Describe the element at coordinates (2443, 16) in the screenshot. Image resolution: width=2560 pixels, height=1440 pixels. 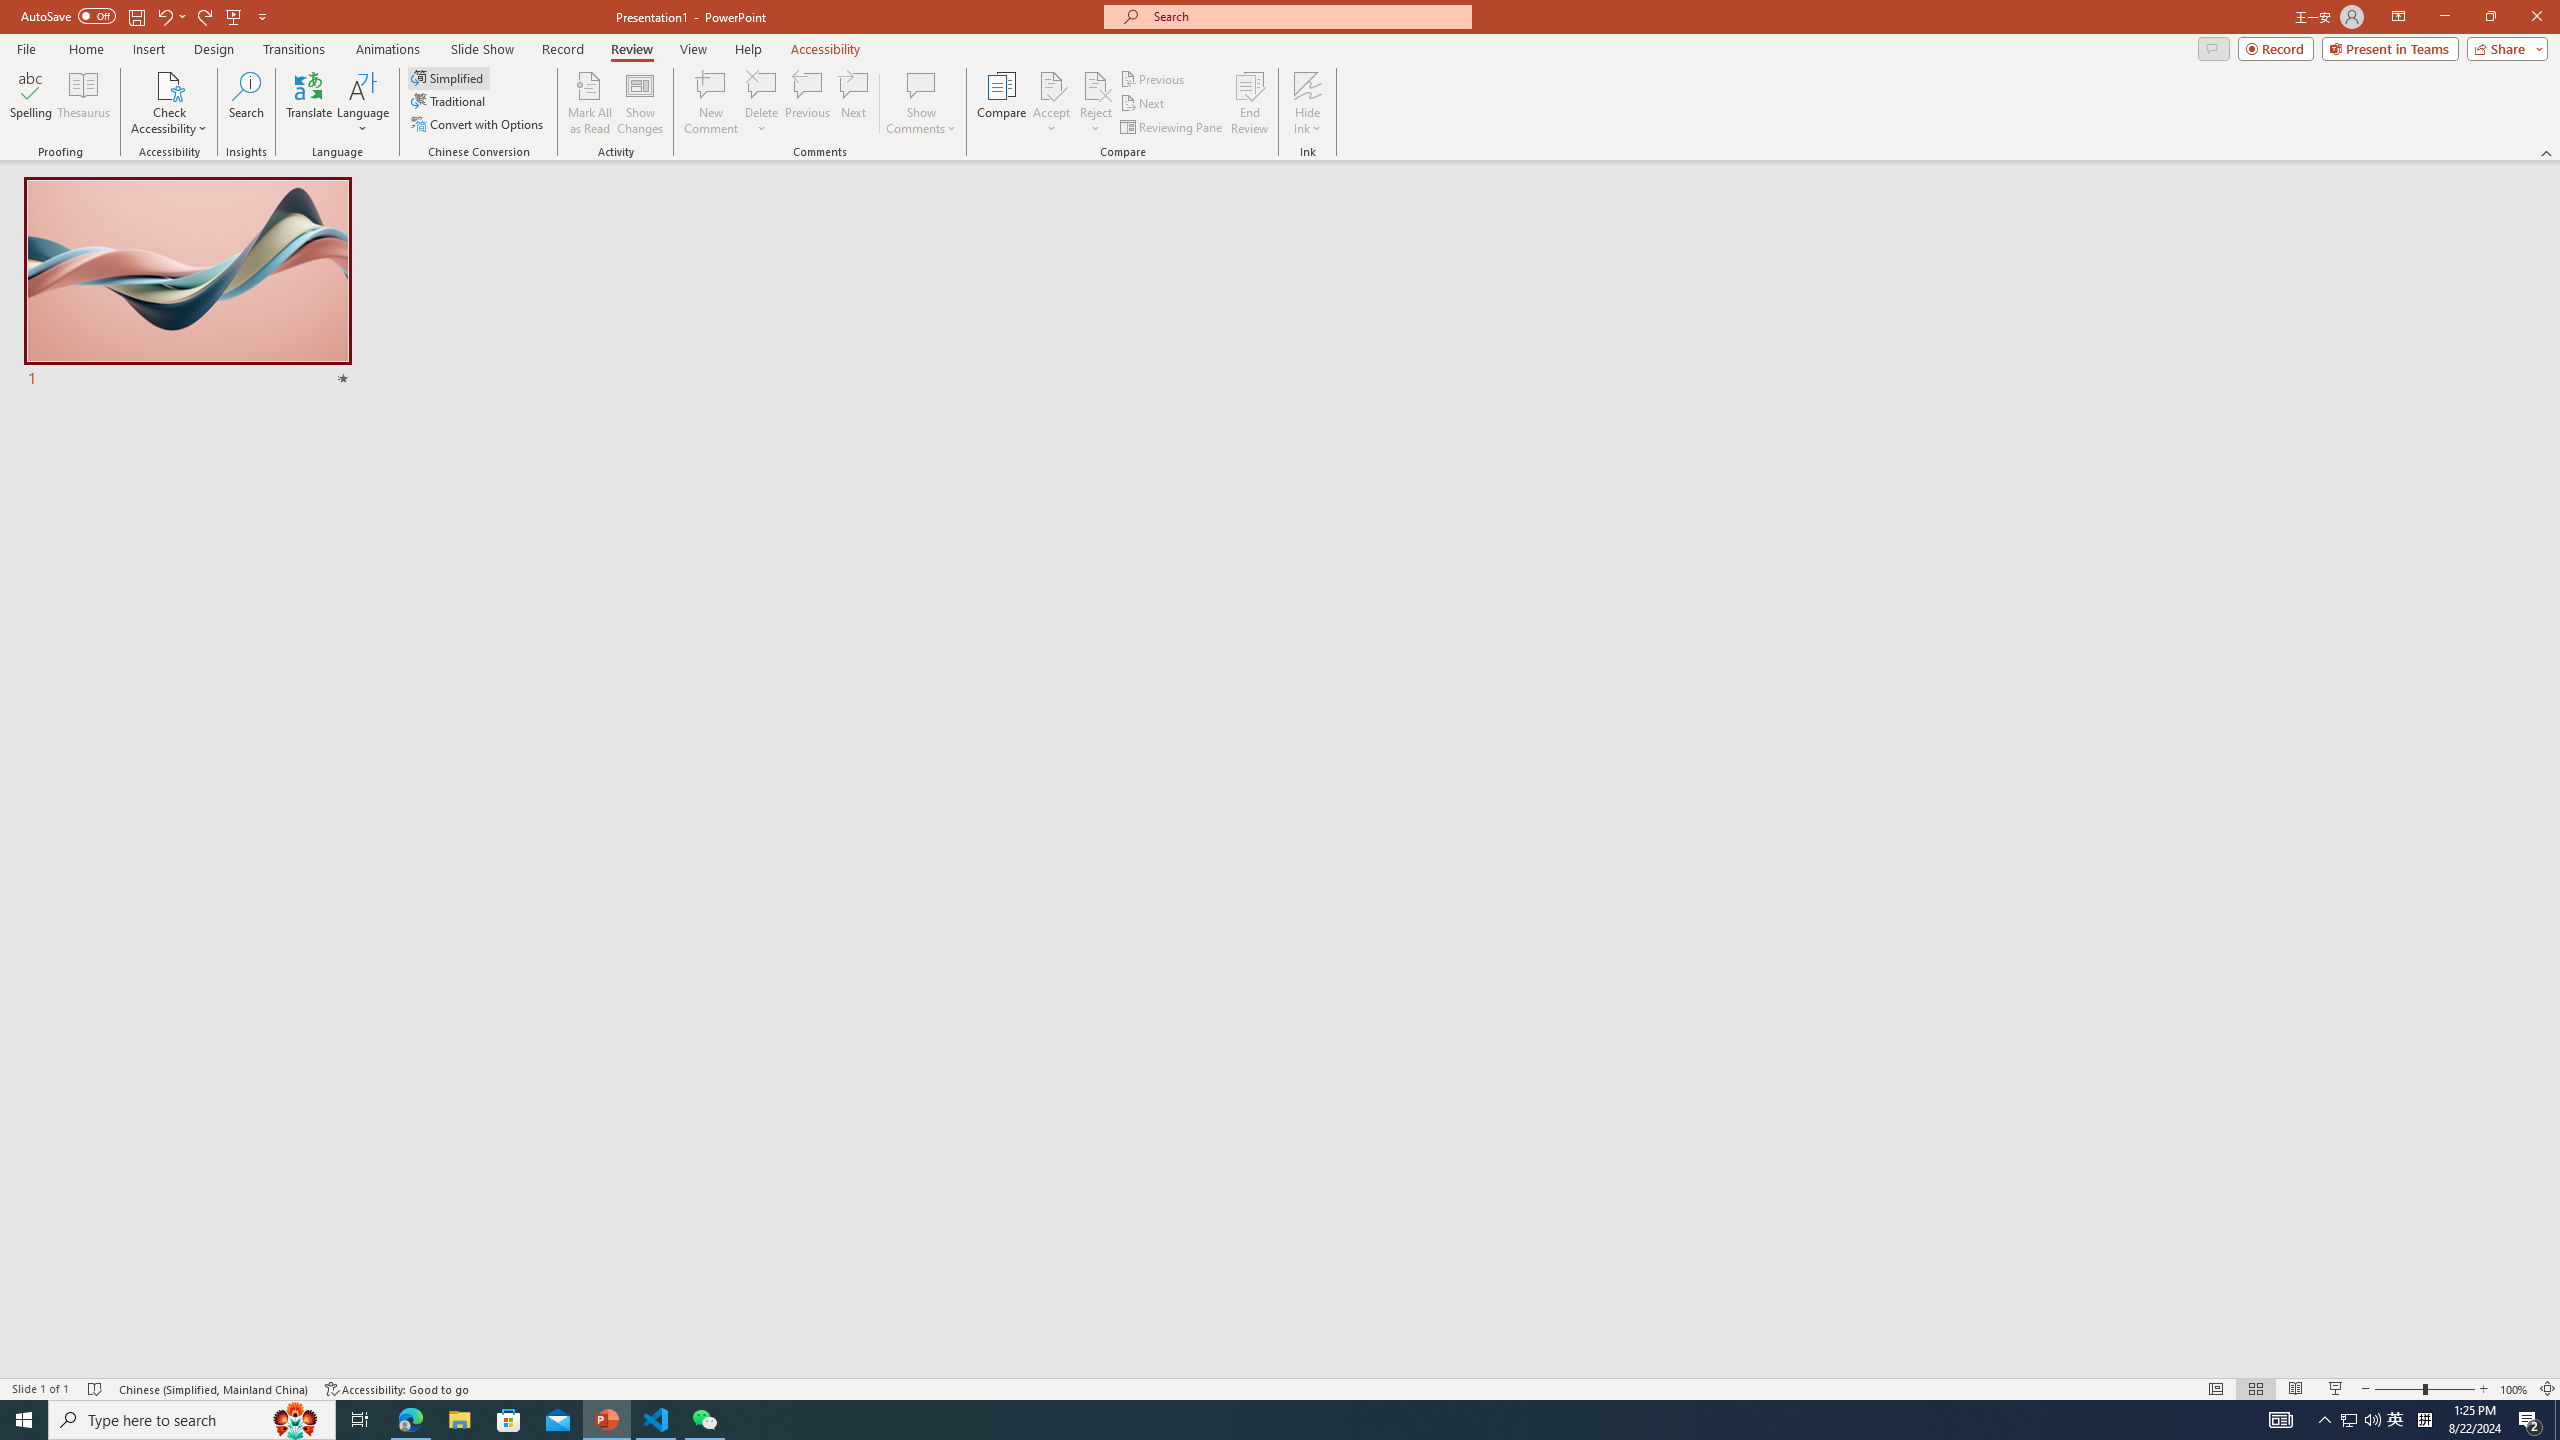
I see `'Minimize'` at that location.